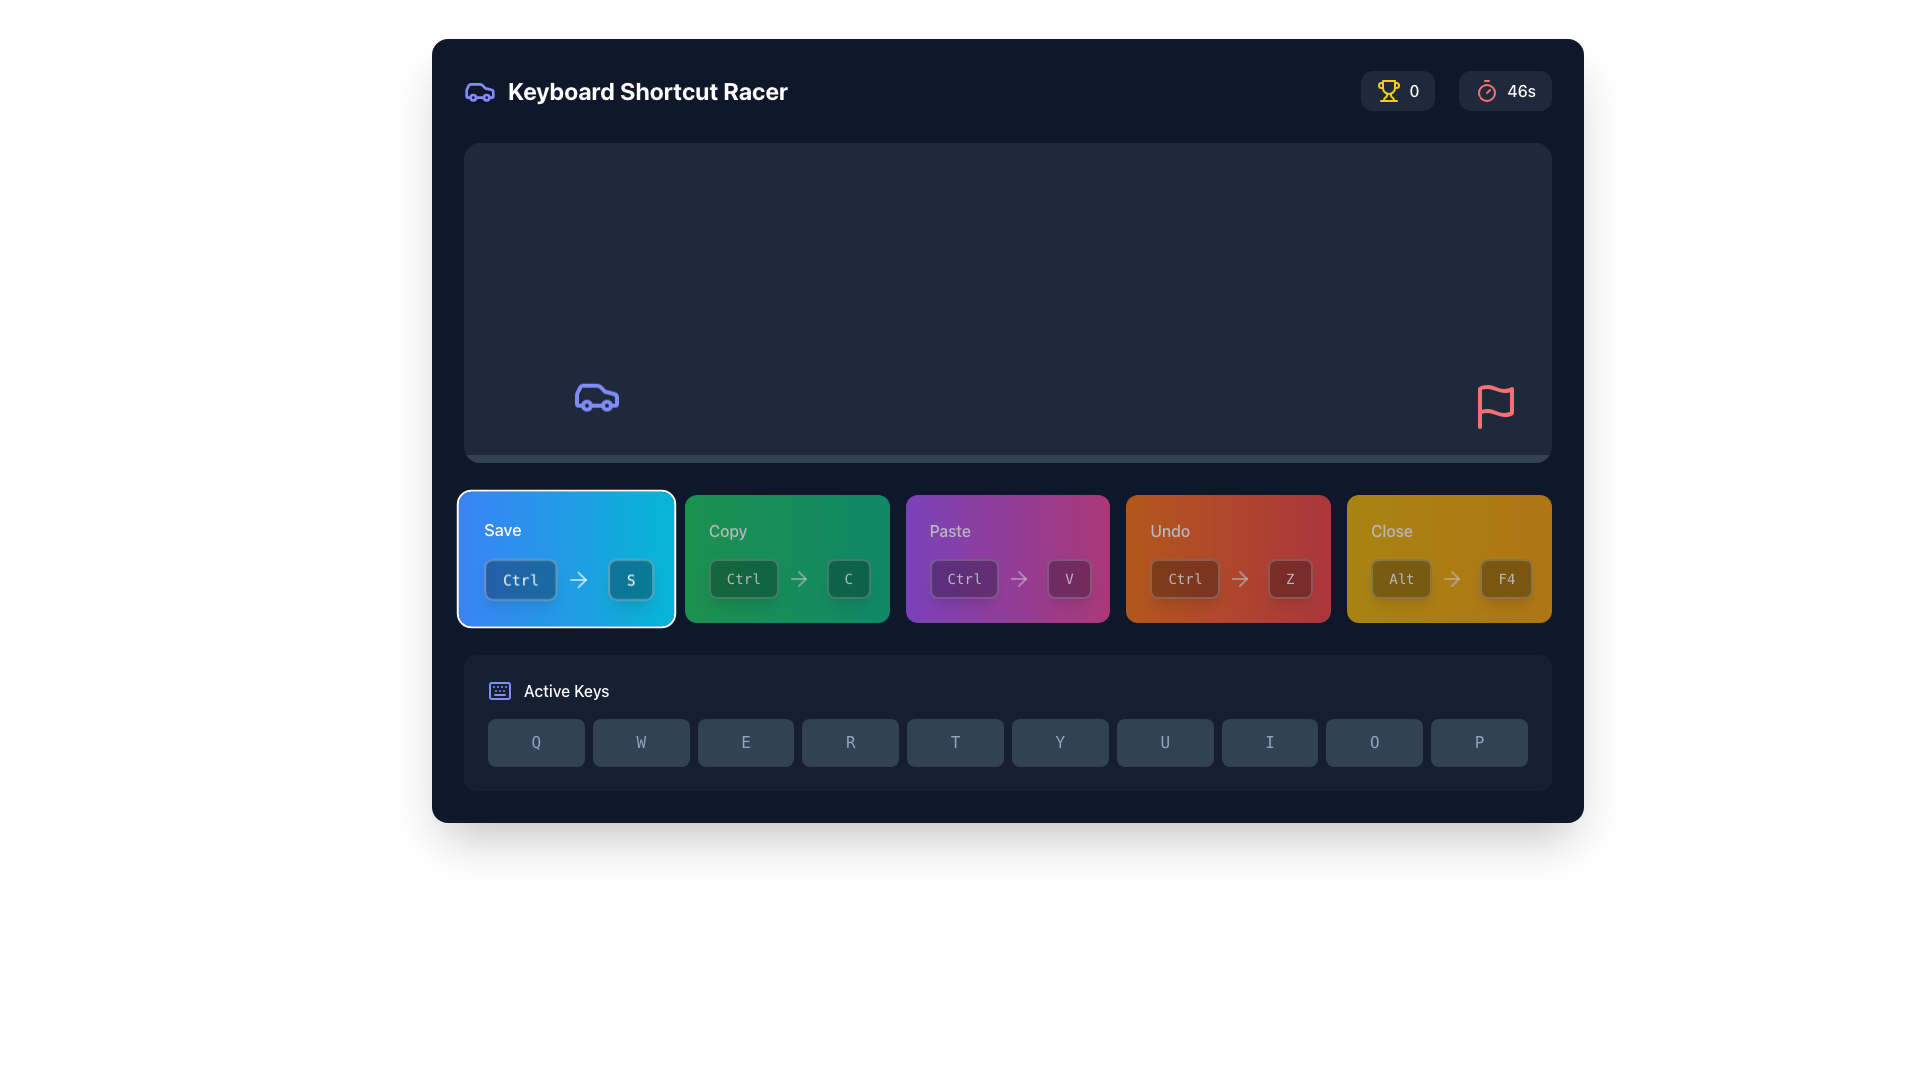 The width and height of the screenshot is (1920, 1080). What do you see at coordinates (577, 579) in the screenshot?
I see `the right-facing arrow icon inside the blue box labeled 'Save', positioned between the 'Ctrl' button and the 'S' button` at bounding box center [577, 579].